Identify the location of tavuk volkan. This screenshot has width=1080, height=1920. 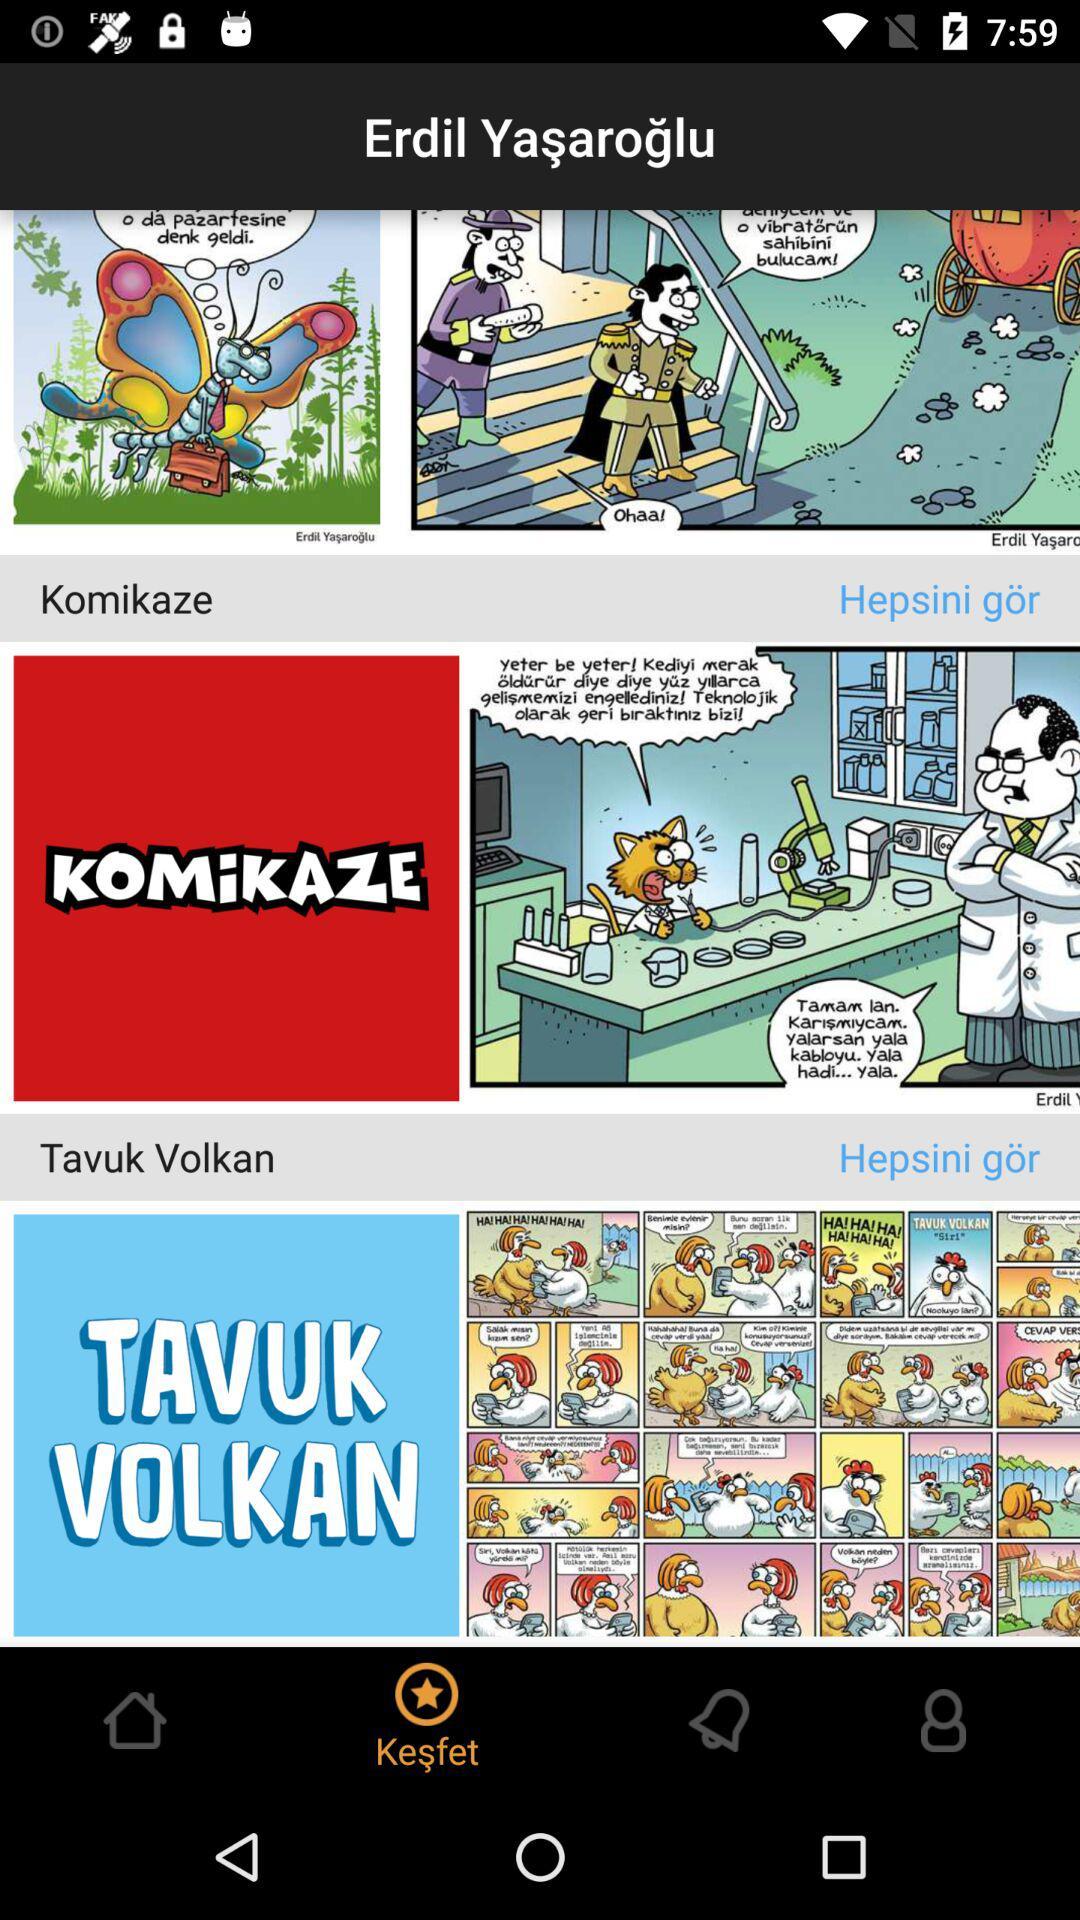
(438, 1156).